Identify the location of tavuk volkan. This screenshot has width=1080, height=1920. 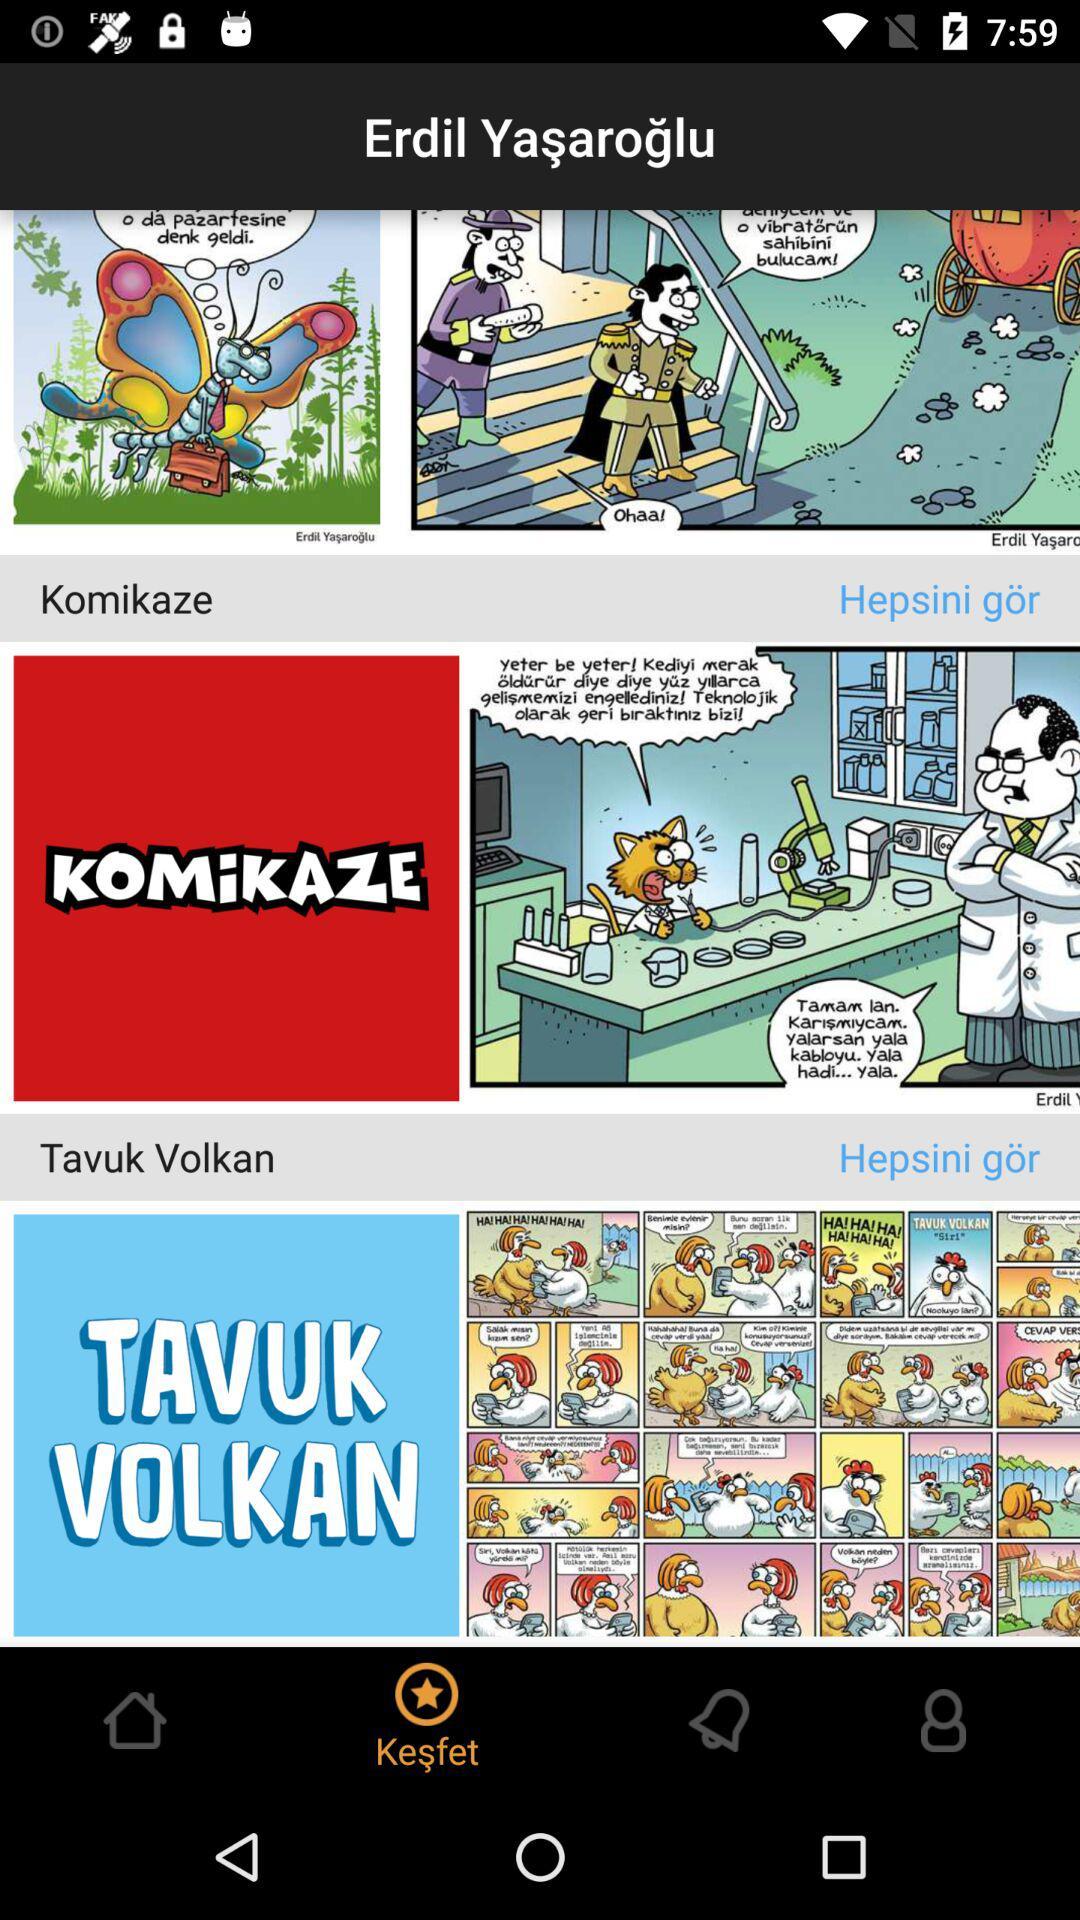
(438, 1156).